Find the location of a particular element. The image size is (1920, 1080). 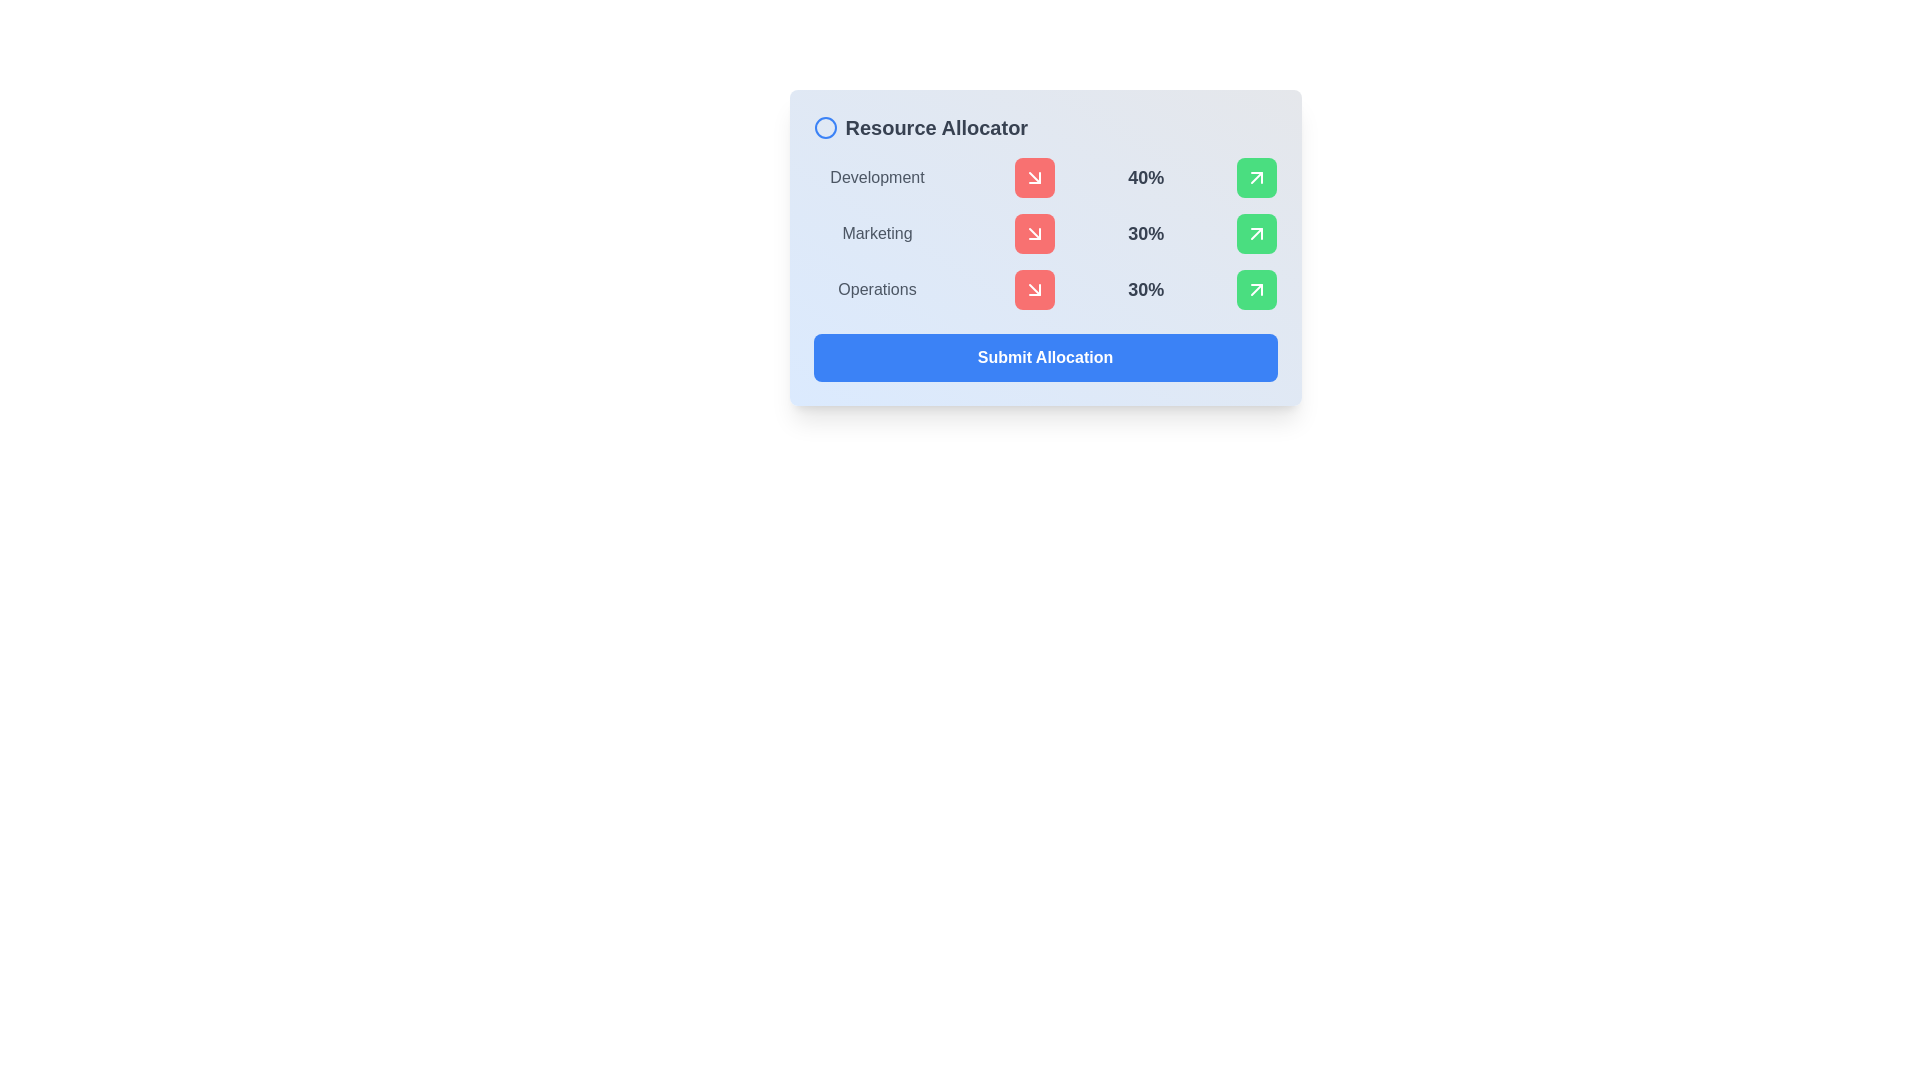

the red button in the second row under 'Marketing' is located at coordinates (1034, 233).